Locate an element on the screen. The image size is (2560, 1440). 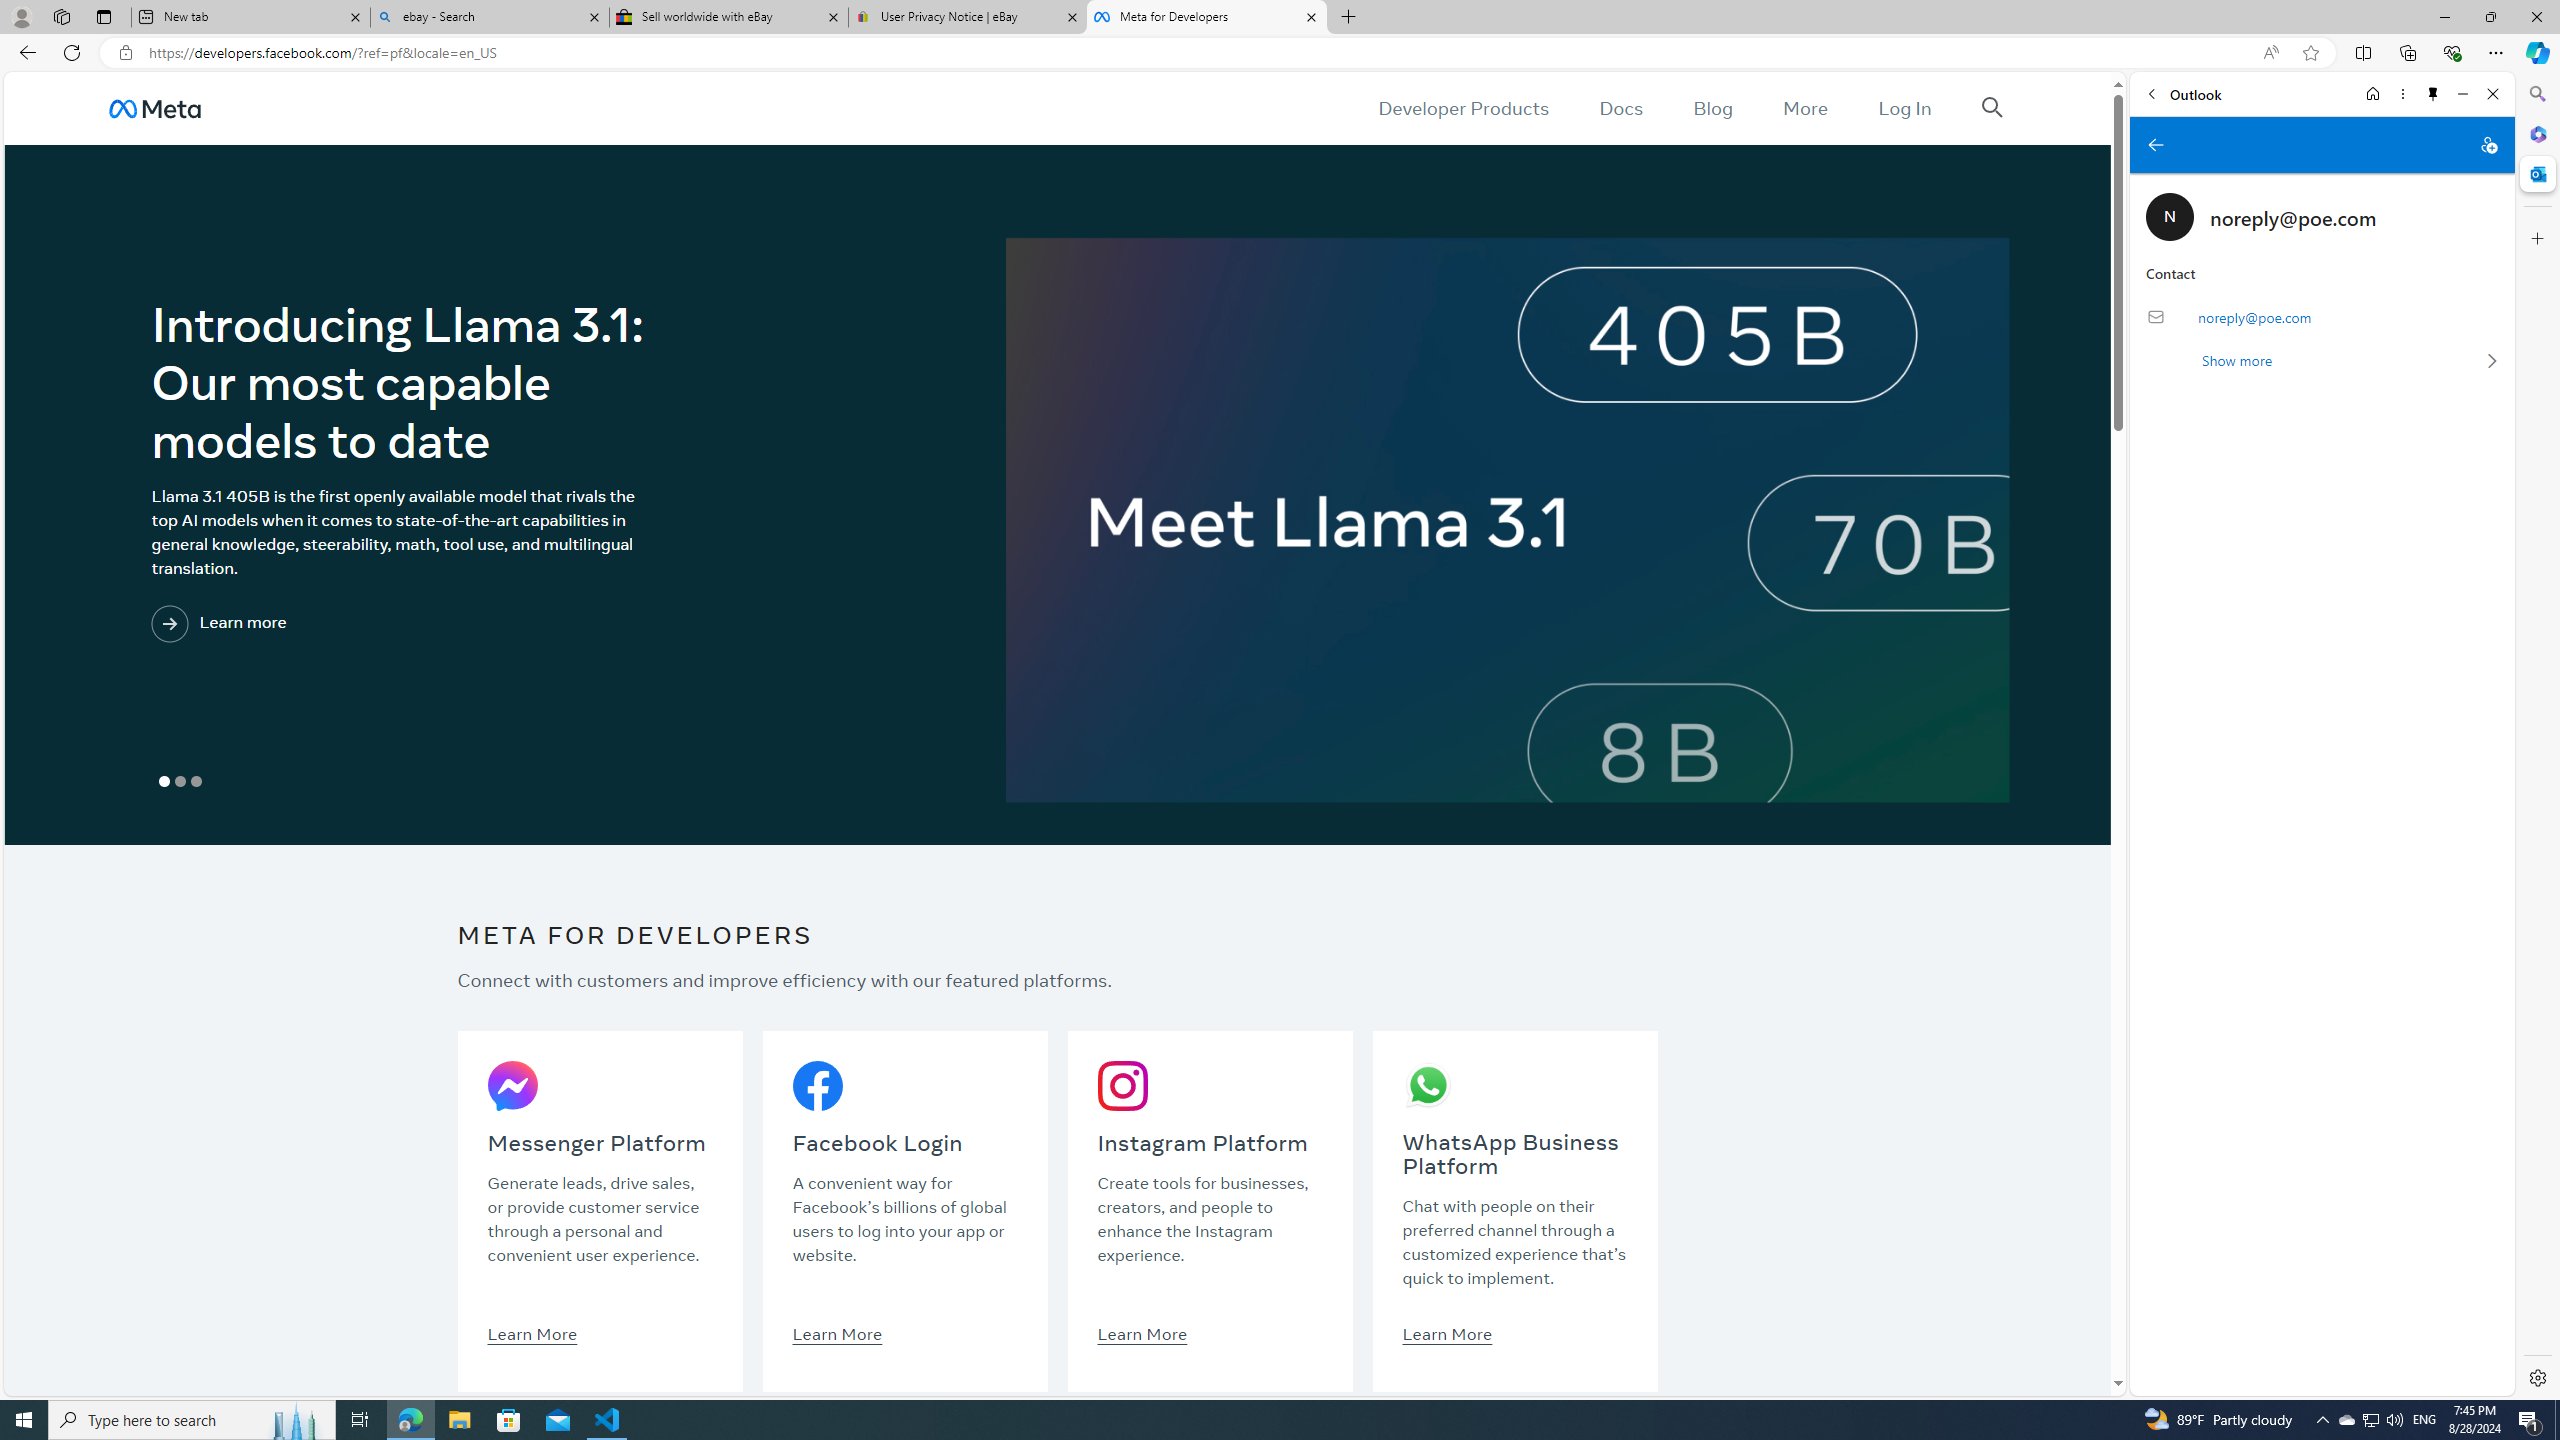
'Show Slide 2' is located at coordinates (179, 781).